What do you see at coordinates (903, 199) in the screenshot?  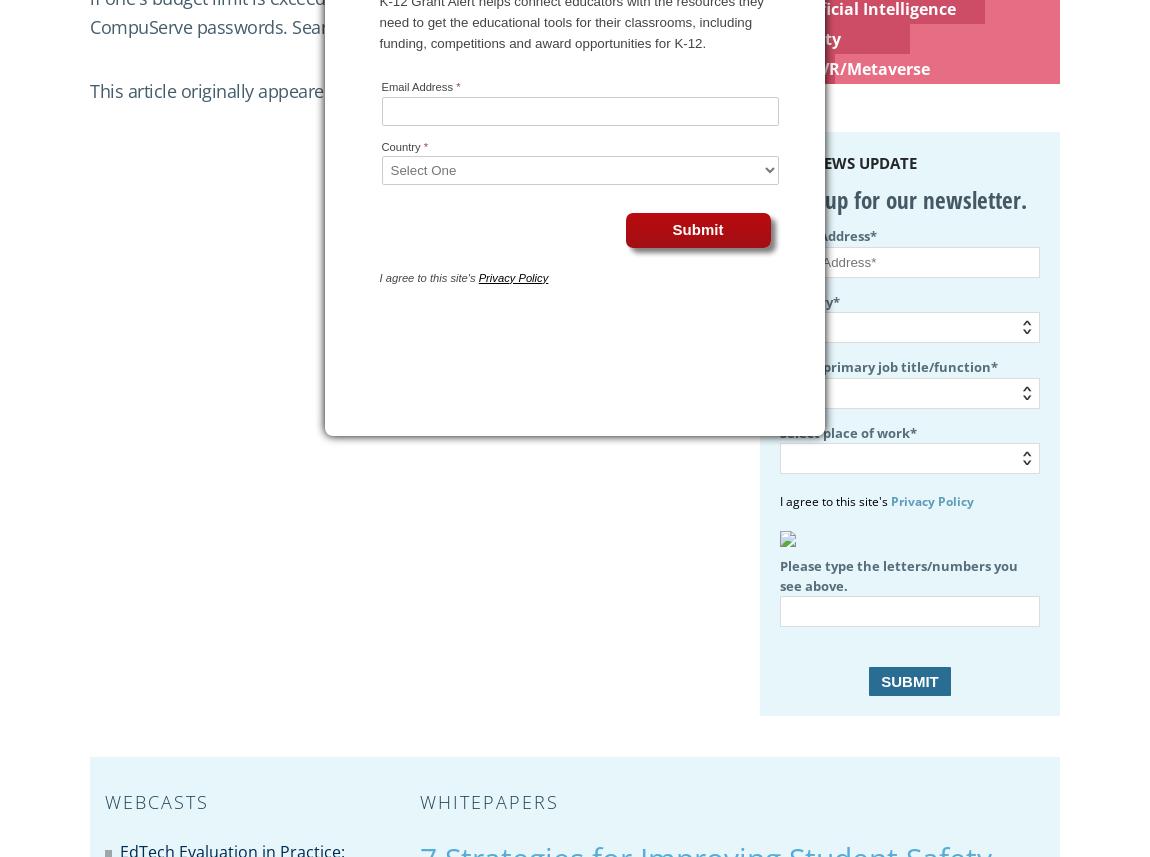 I see `'Sign up for our newsletter.'` at bounding box center [903, 199].